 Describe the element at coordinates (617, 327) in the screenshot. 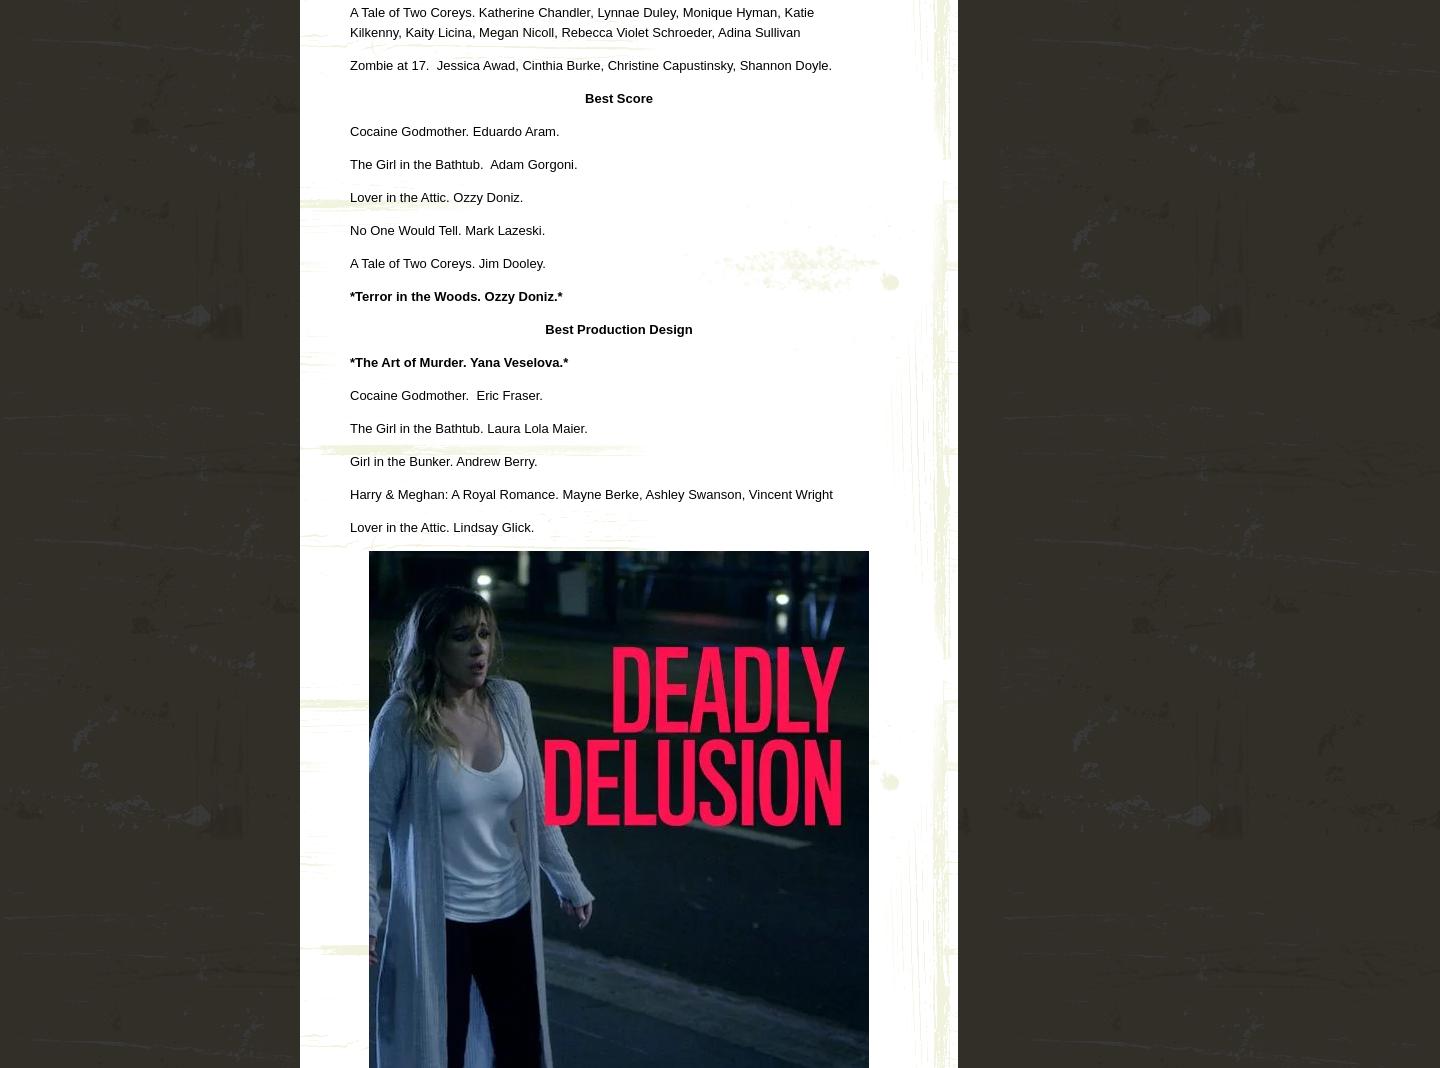

I see `'Best Production Design'` at that location.